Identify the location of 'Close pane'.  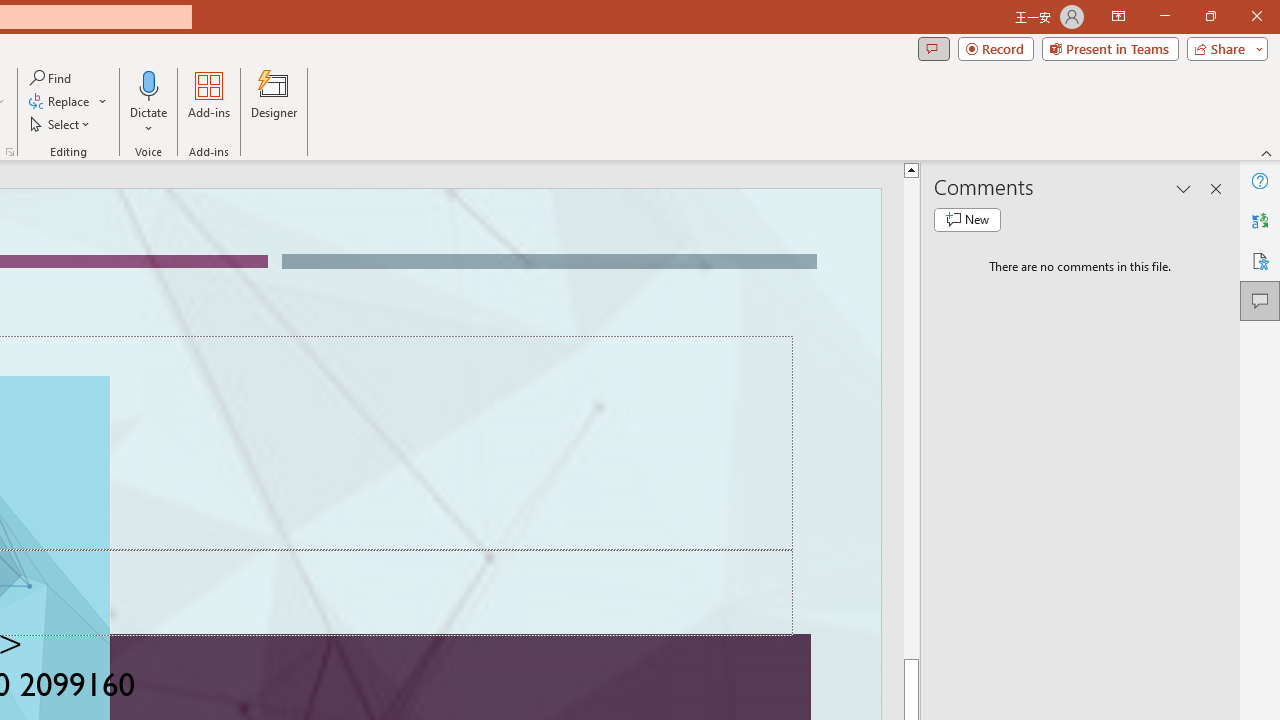
(1215, 189).